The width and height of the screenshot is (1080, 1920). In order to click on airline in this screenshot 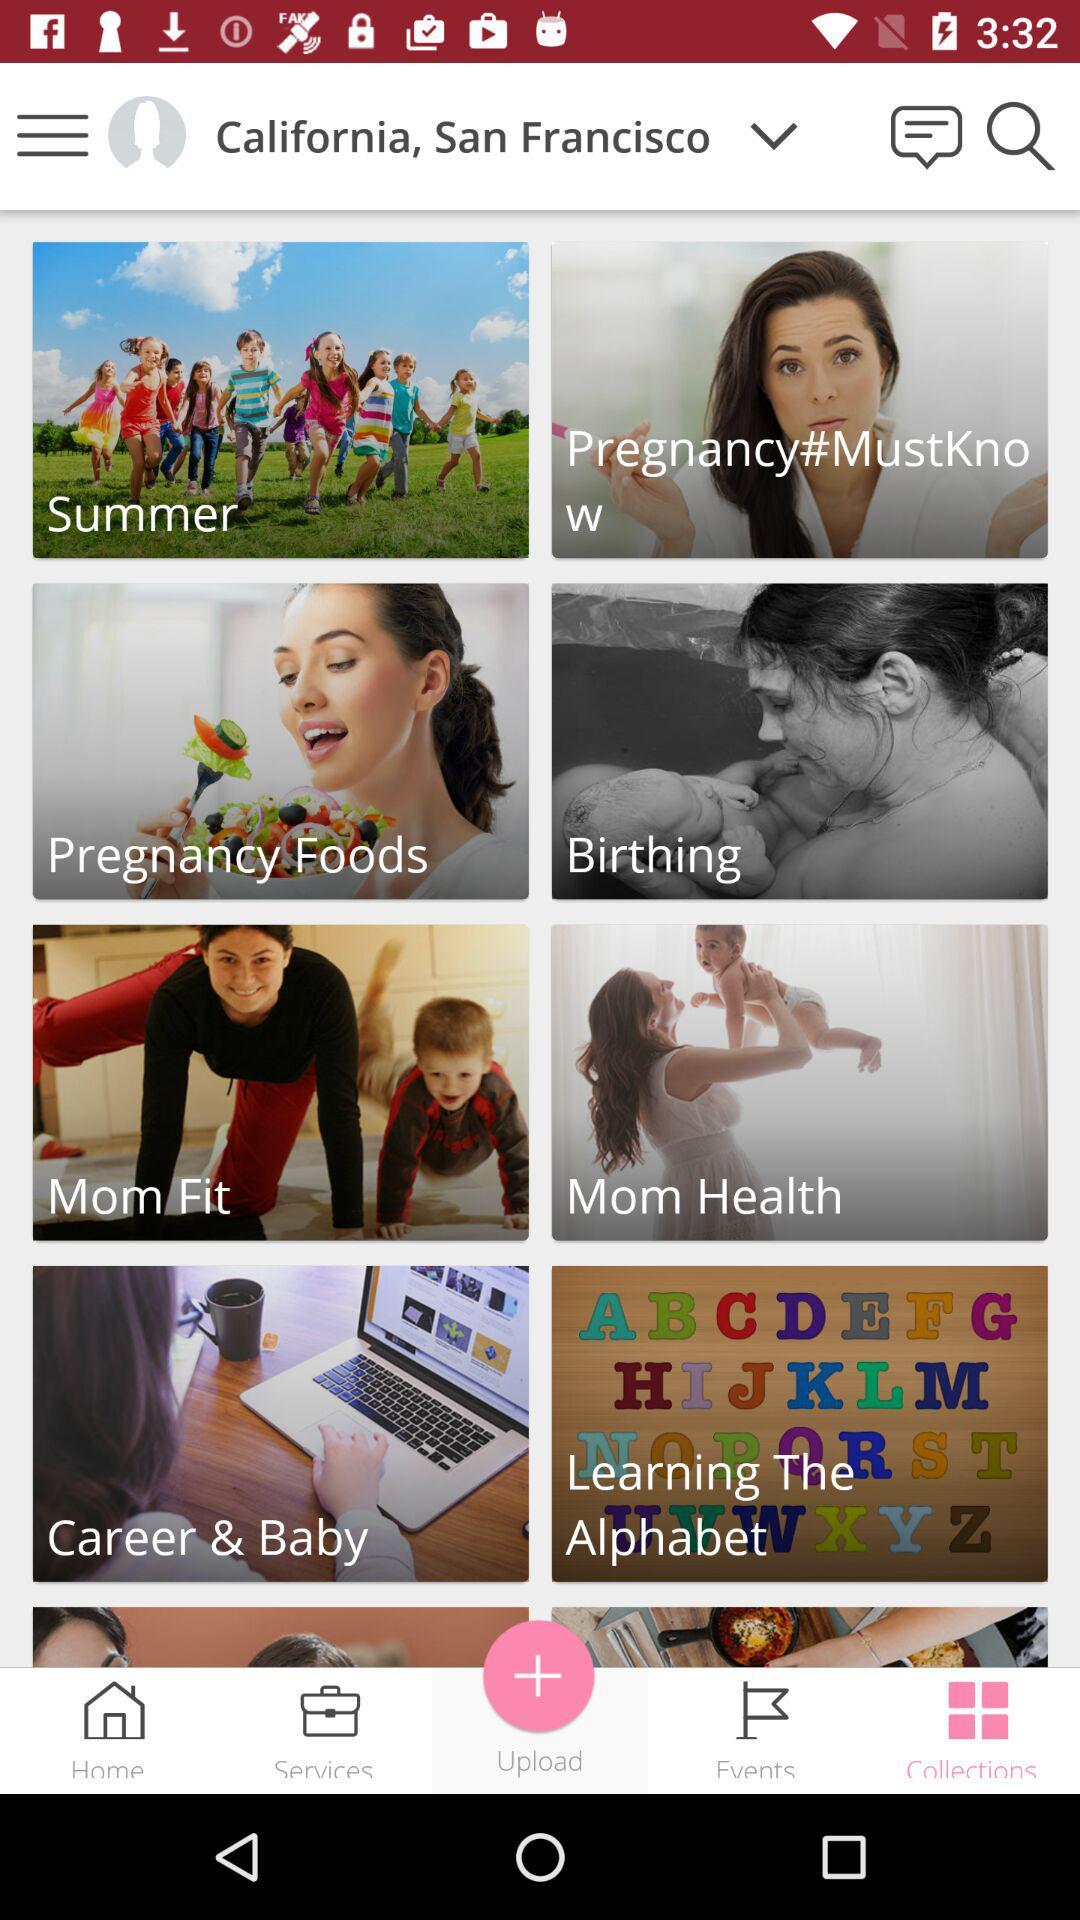, I will do `click(538, 1676)`.